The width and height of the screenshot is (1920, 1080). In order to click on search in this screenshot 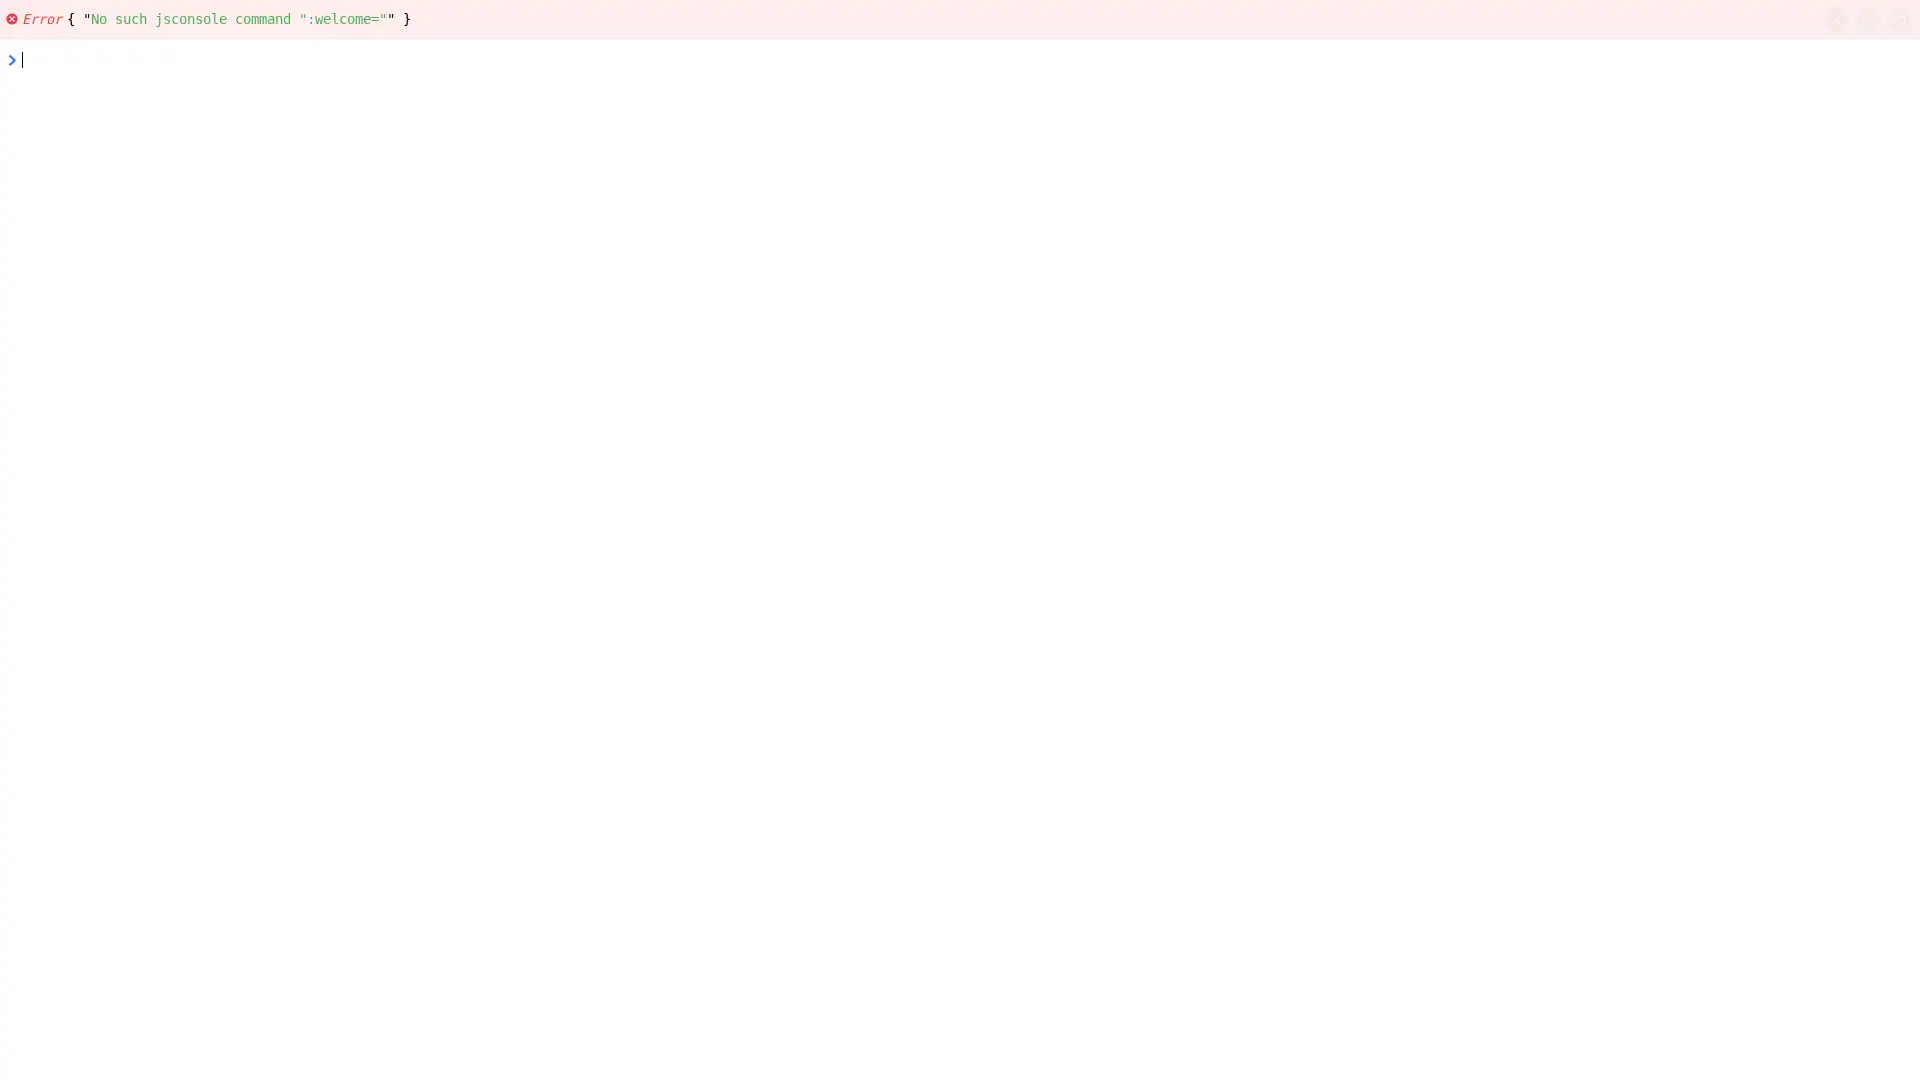, I will do `click(1836, 19)`.